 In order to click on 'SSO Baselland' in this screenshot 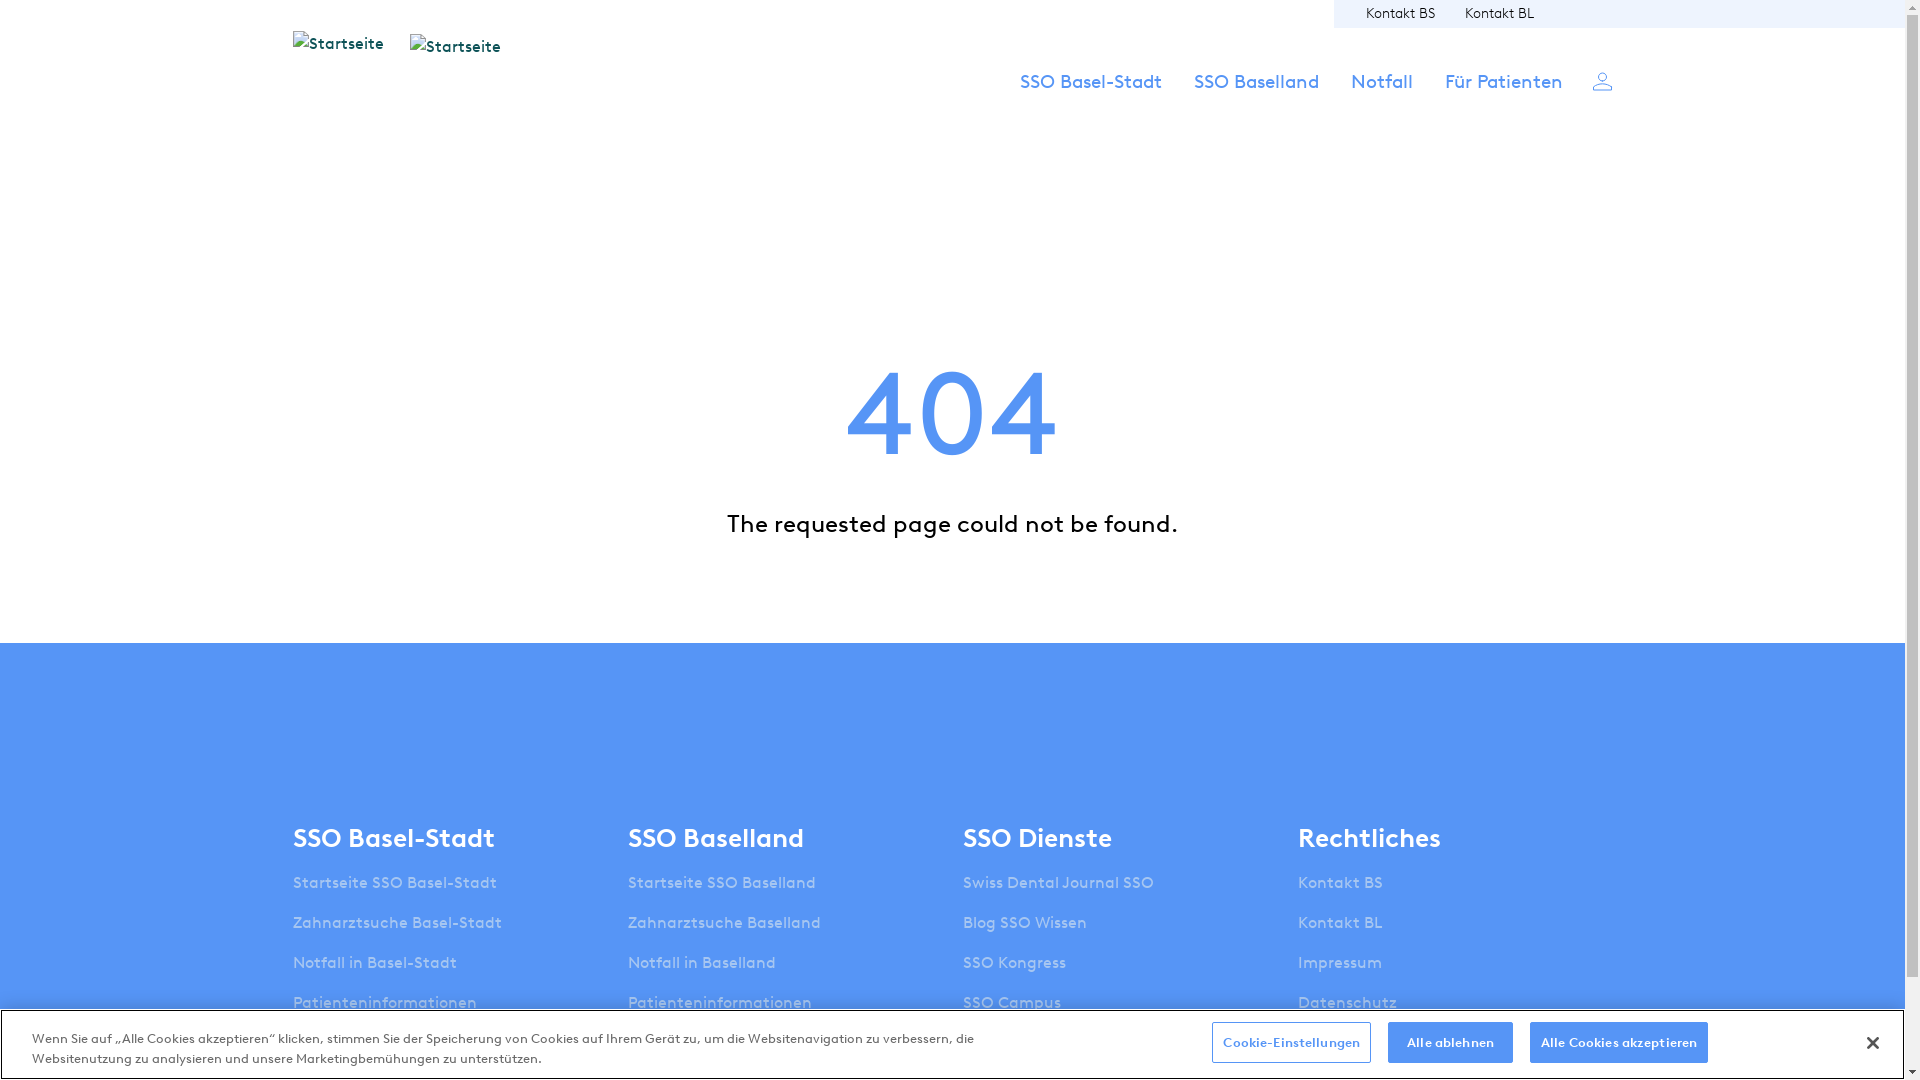, I will do `click(1255, 100)`.